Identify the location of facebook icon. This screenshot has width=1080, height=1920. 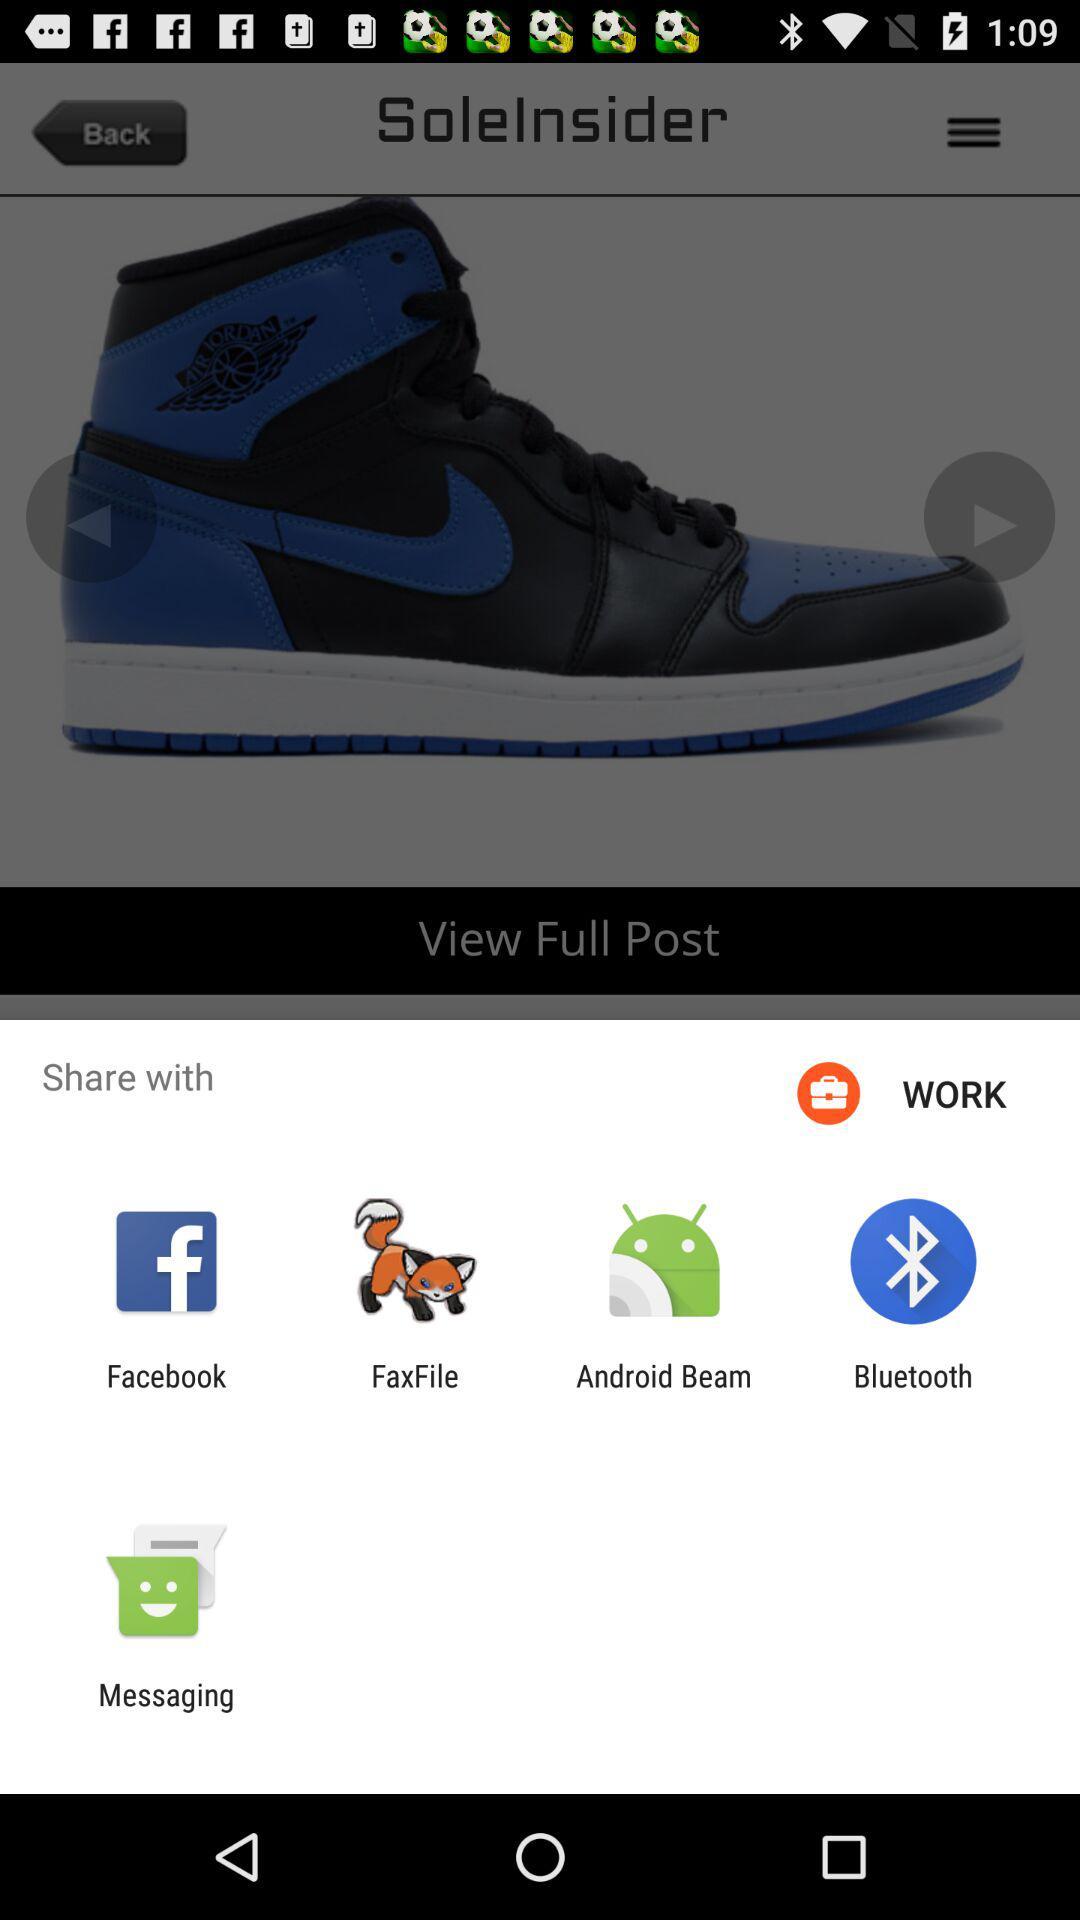
(165, 1392).